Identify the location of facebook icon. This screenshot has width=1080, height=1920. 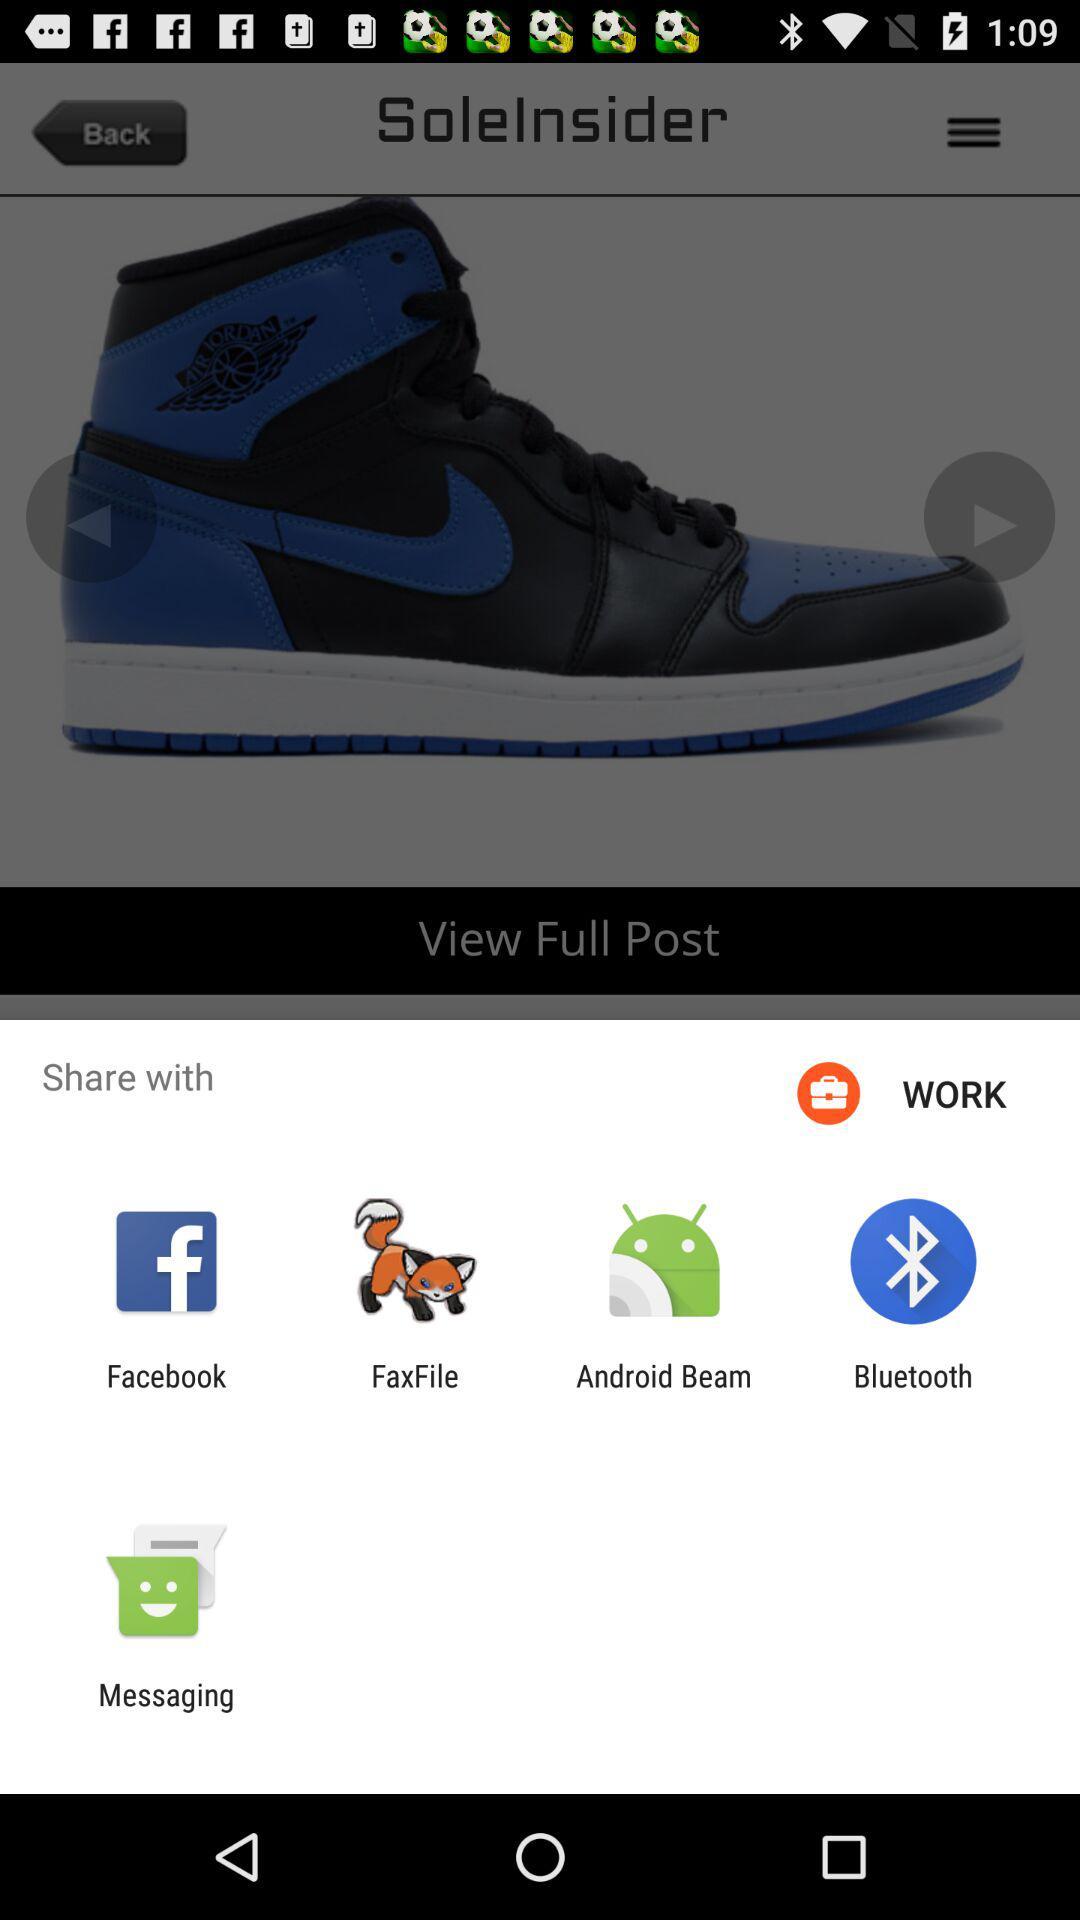
(165, 1392).